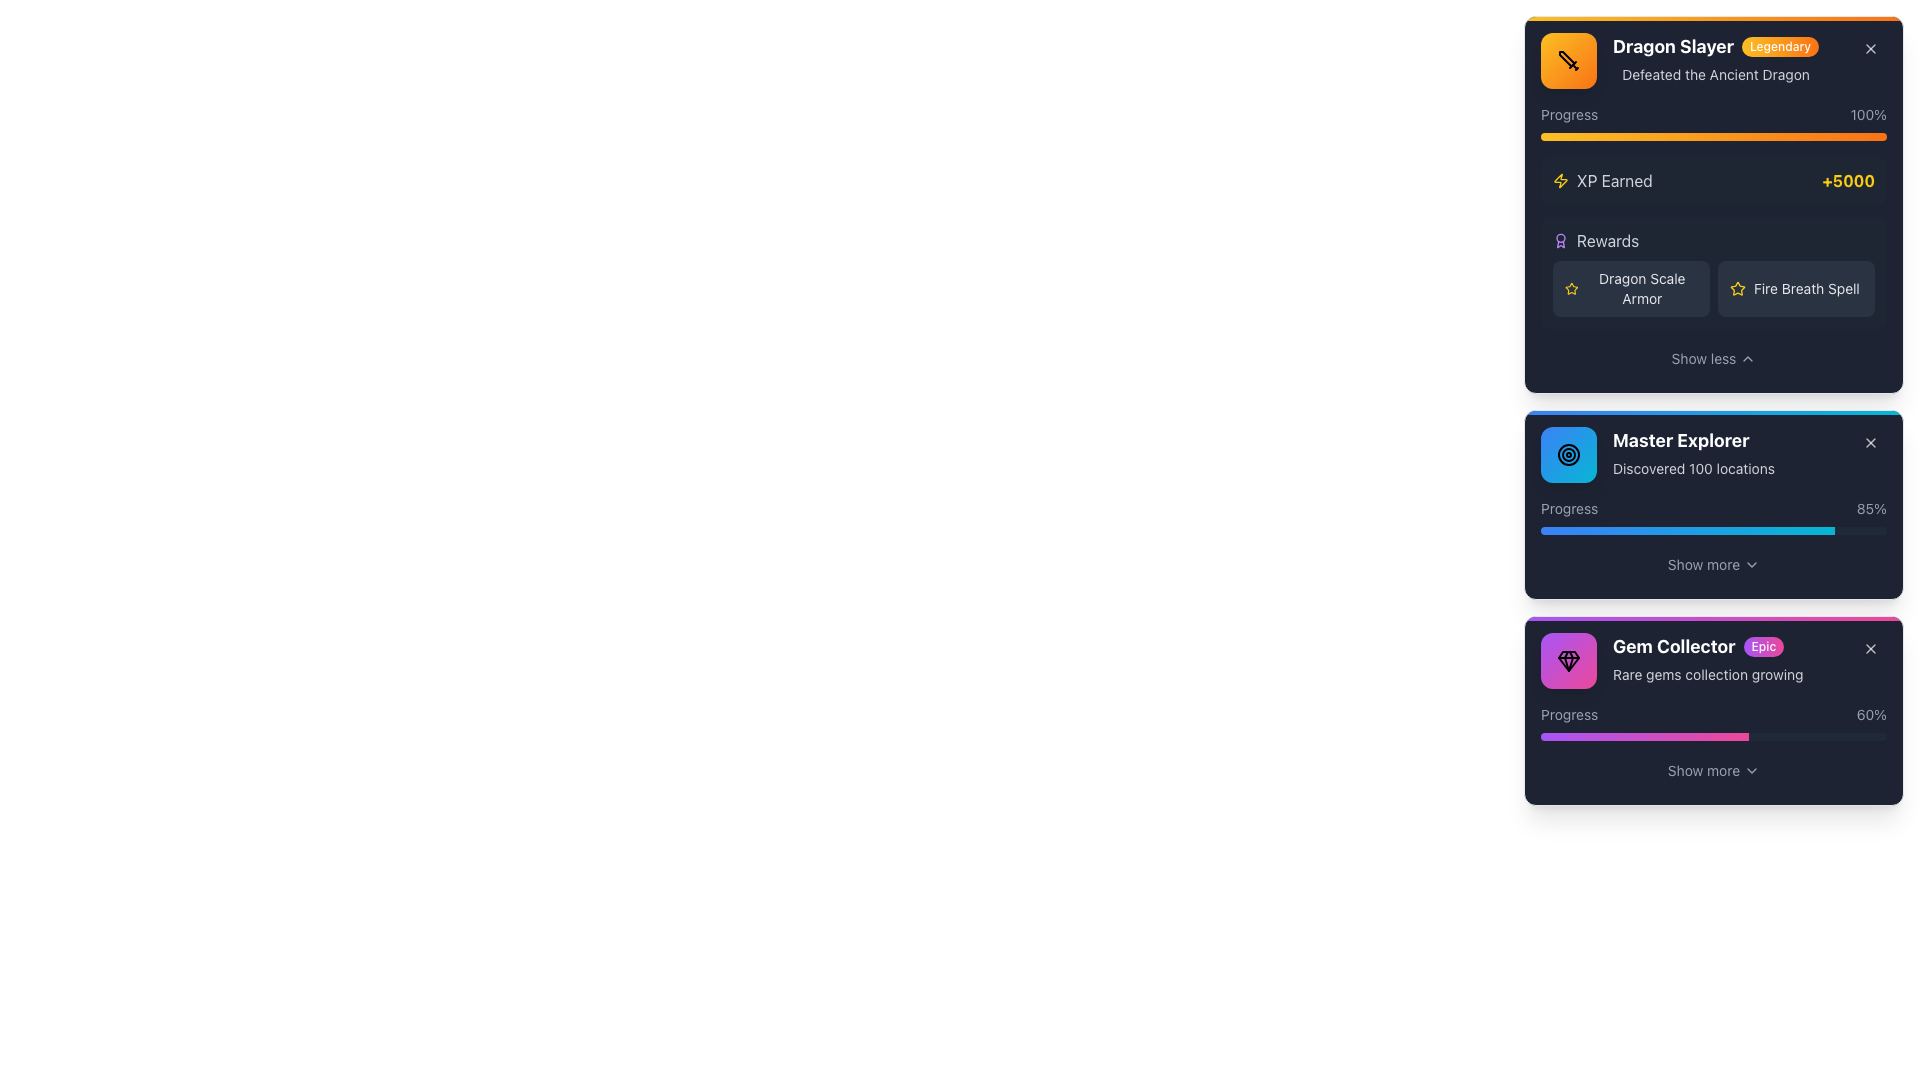 The height and width of the screenshot is (1080, 1920). Describe the element at coordinates (1712, 357) in the screenshot. I see `the toggle button at the bottom of the 'Dragon Slayer' card to observe hover effects` at that location.